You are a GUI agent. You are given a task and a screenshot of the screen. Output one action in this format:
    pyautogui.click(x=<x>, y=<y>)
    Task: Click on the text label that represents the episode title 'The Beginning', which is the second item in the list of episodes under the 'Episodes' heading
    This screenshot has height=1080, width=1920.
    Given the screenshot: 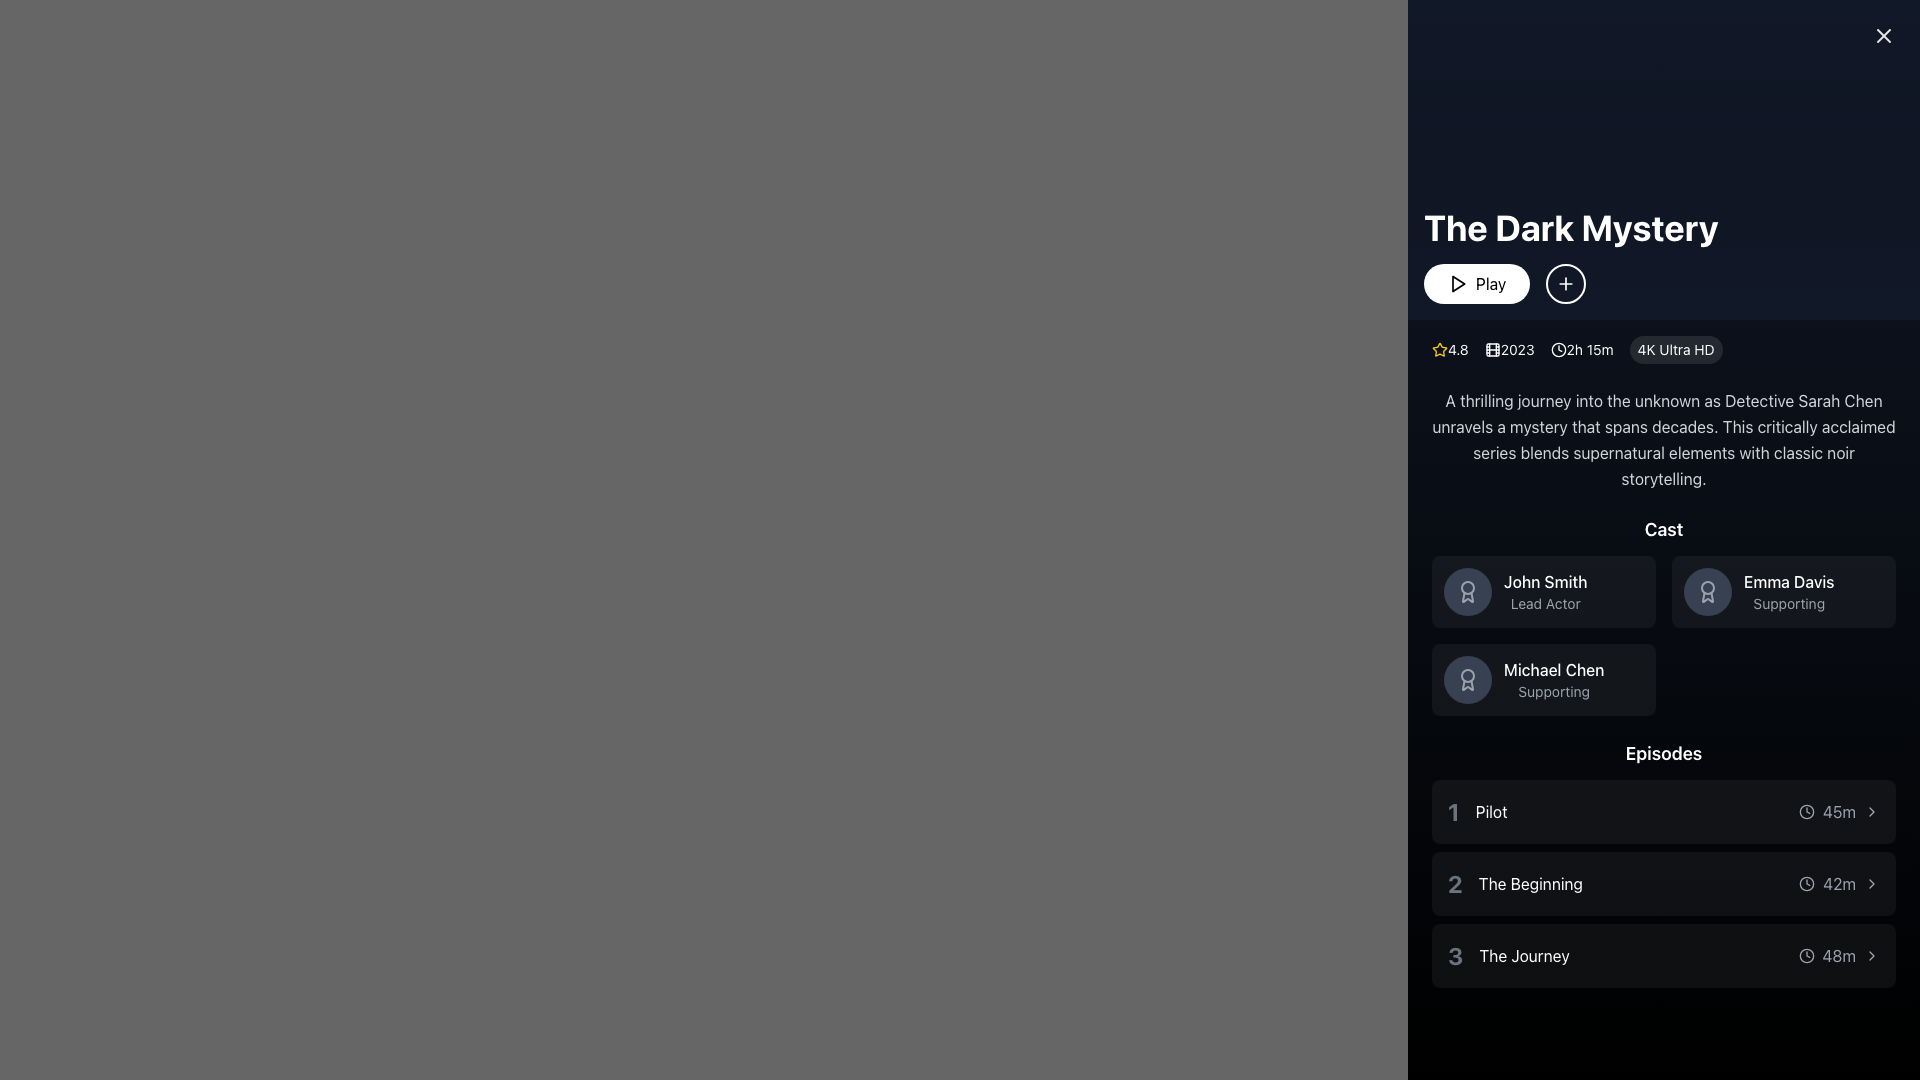 What is the action you would take?
    pyautogui.click(x=1515, y=882)
    